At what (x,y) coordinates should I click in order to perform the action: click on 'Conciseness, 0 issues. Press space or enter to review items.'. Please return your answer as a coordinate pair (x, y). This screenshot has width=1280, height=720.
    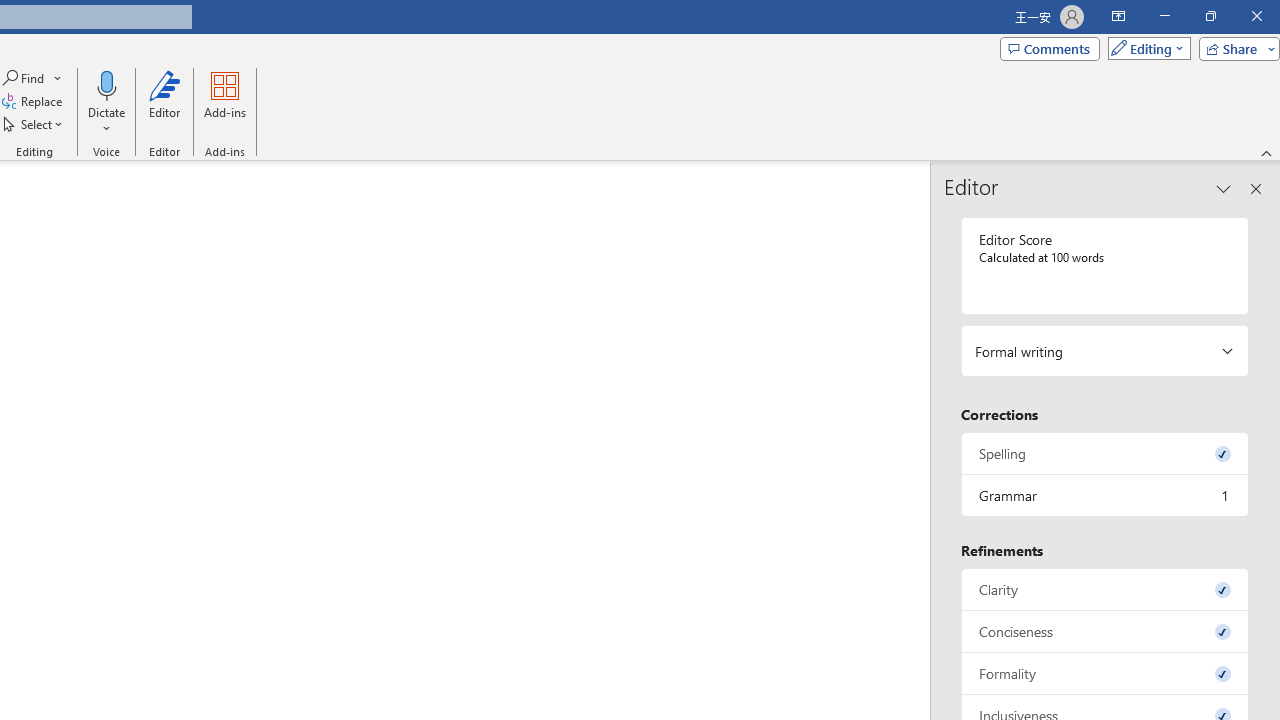
    Looking at the image, I should click on (1104, 631).